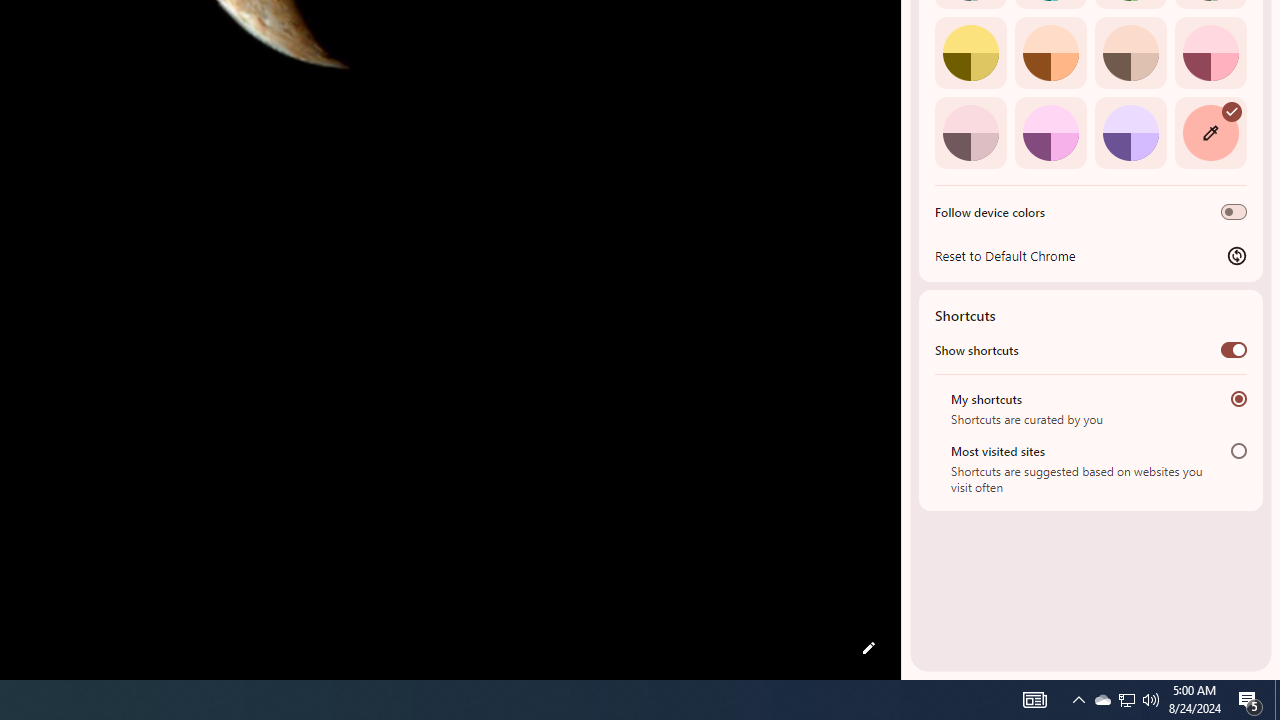 The height and width of the screenshot is (720, 1280). What do you see at coordinates (1130, 132) in the screenshot?
I see `'Violet'` at bounding box center [1130, 132].